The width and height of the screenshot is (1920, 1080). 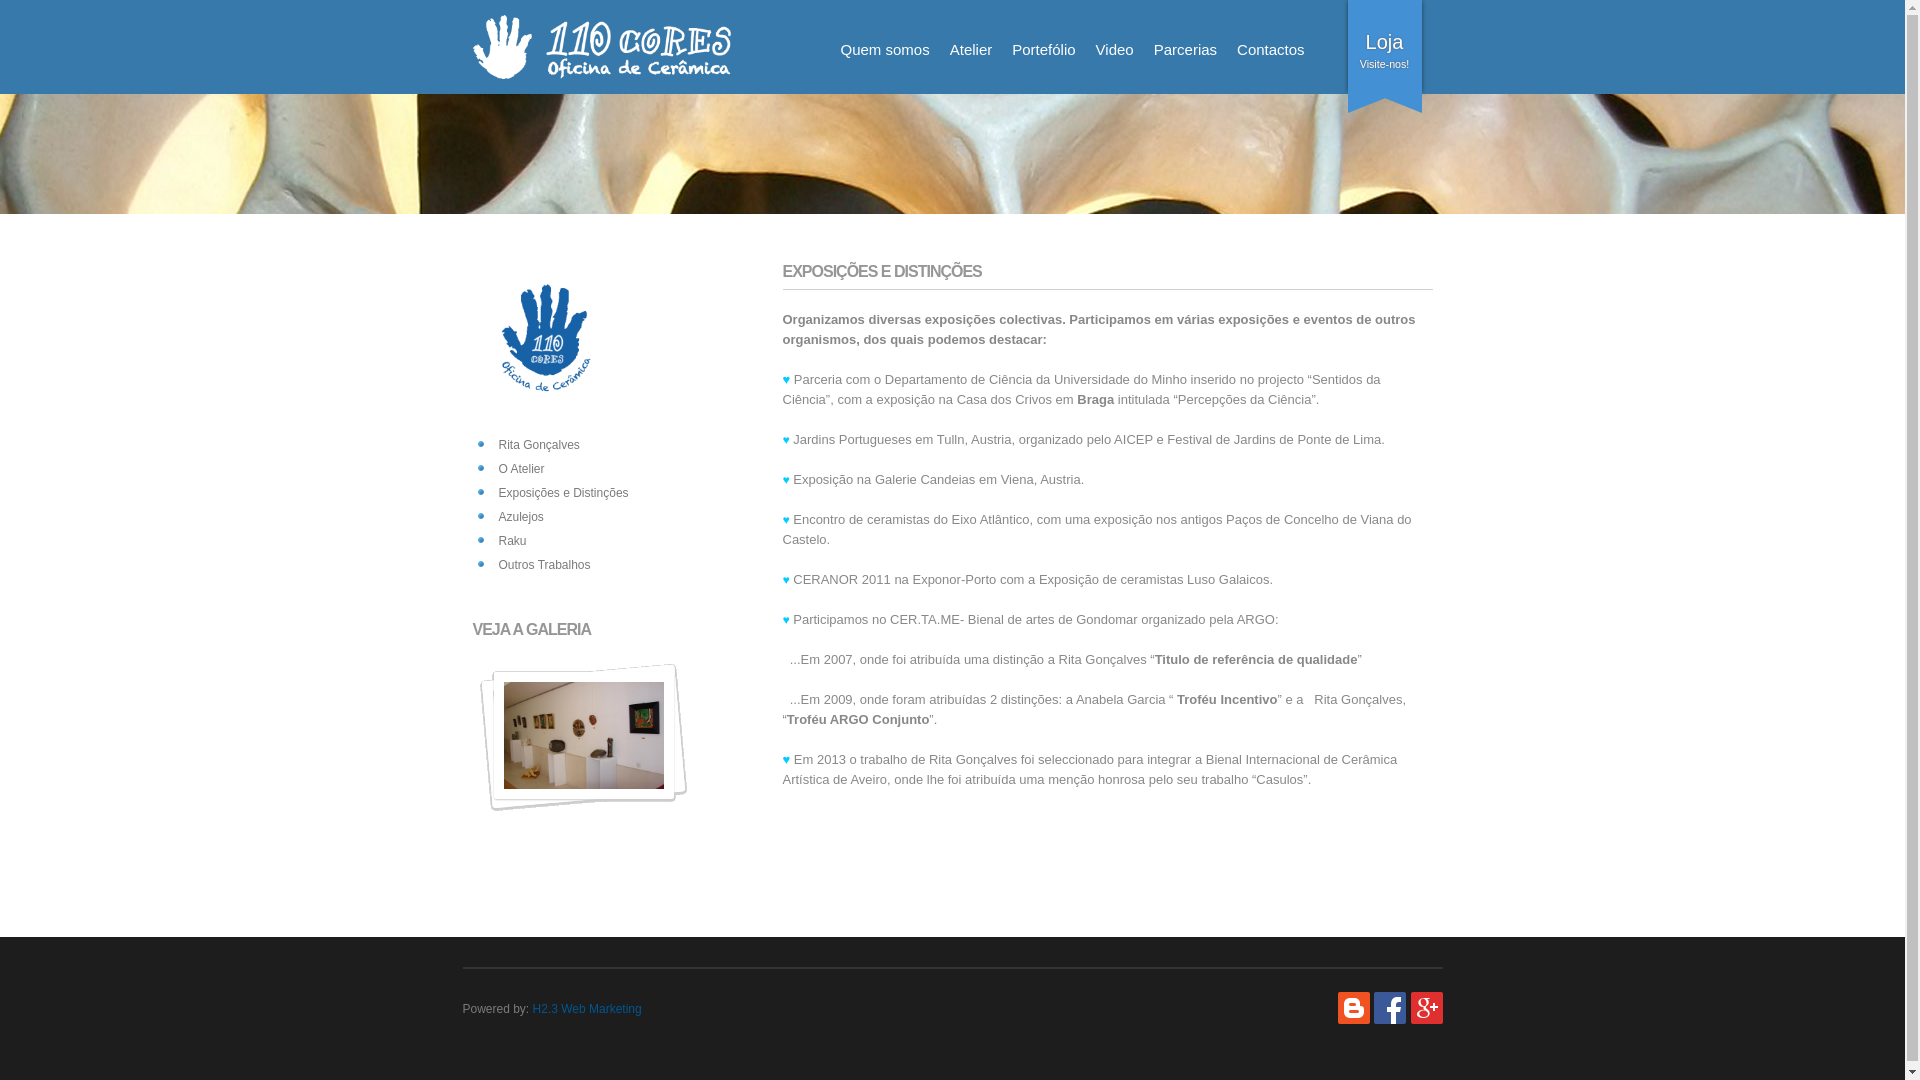 What do you see at coordinates (1424, 1018) in the screenshot?
I see `'Google +'` at bounding box center [1424, 1018].